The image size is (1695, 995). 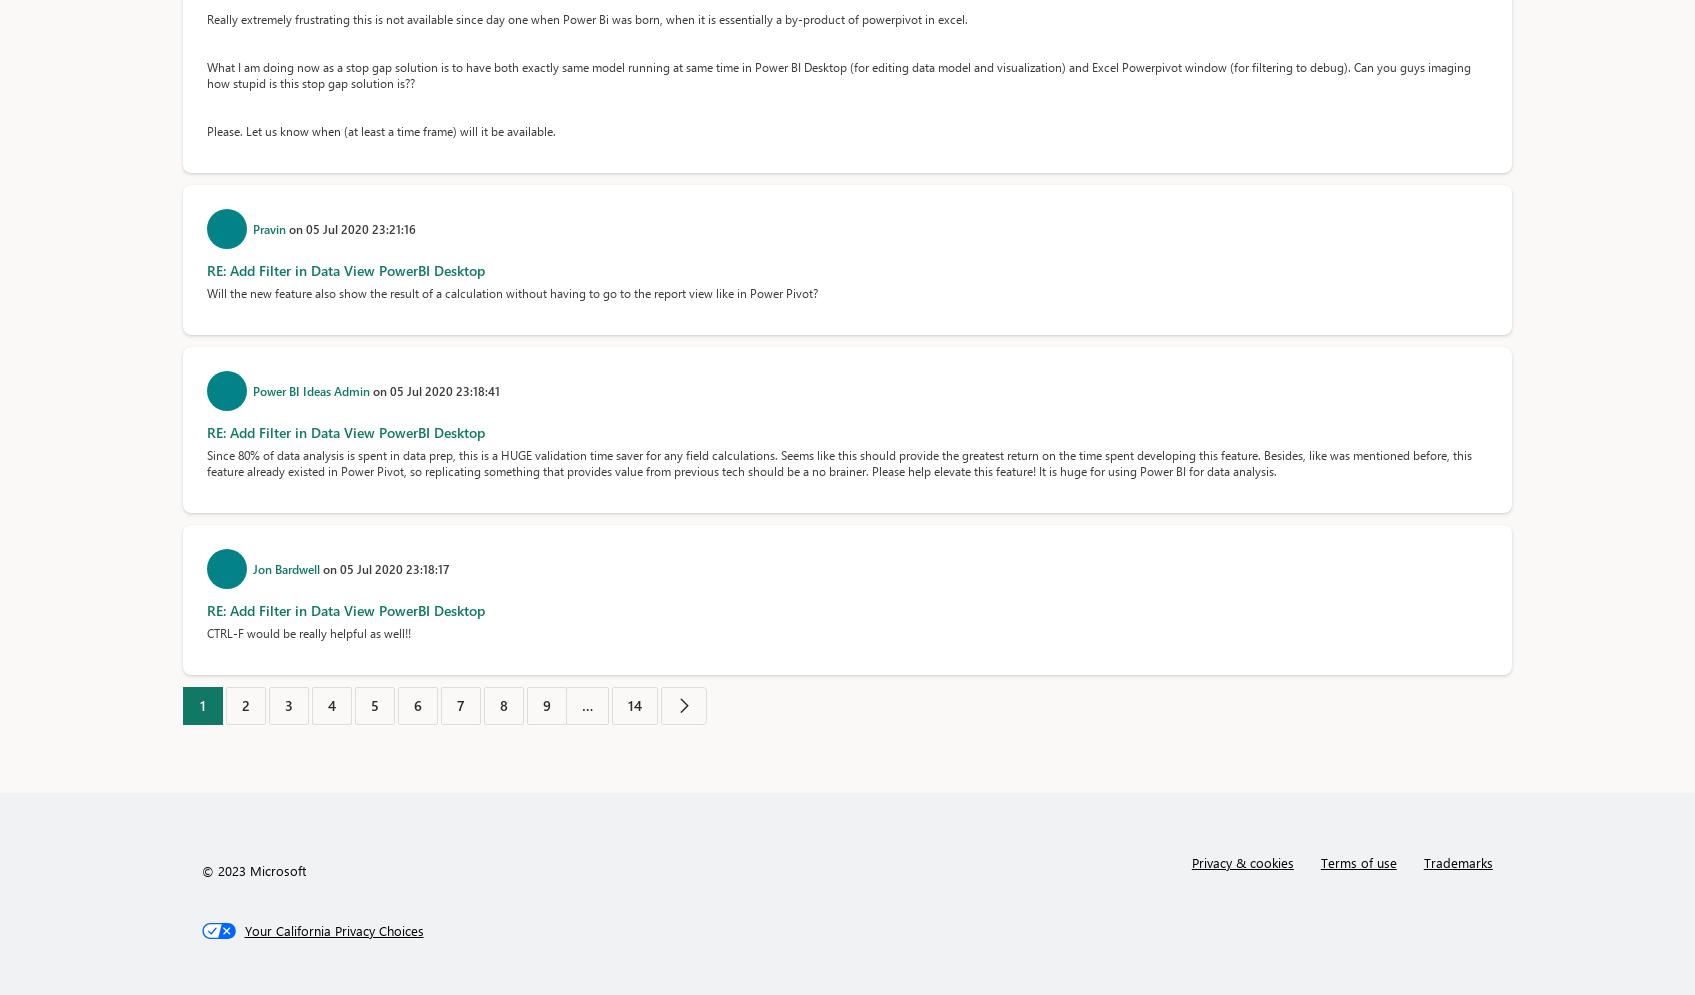 I want to click on 'Will the new feature also show the result of a calculation without having to go to the report view like in Power Pivot?', so click(x=510, y=292).